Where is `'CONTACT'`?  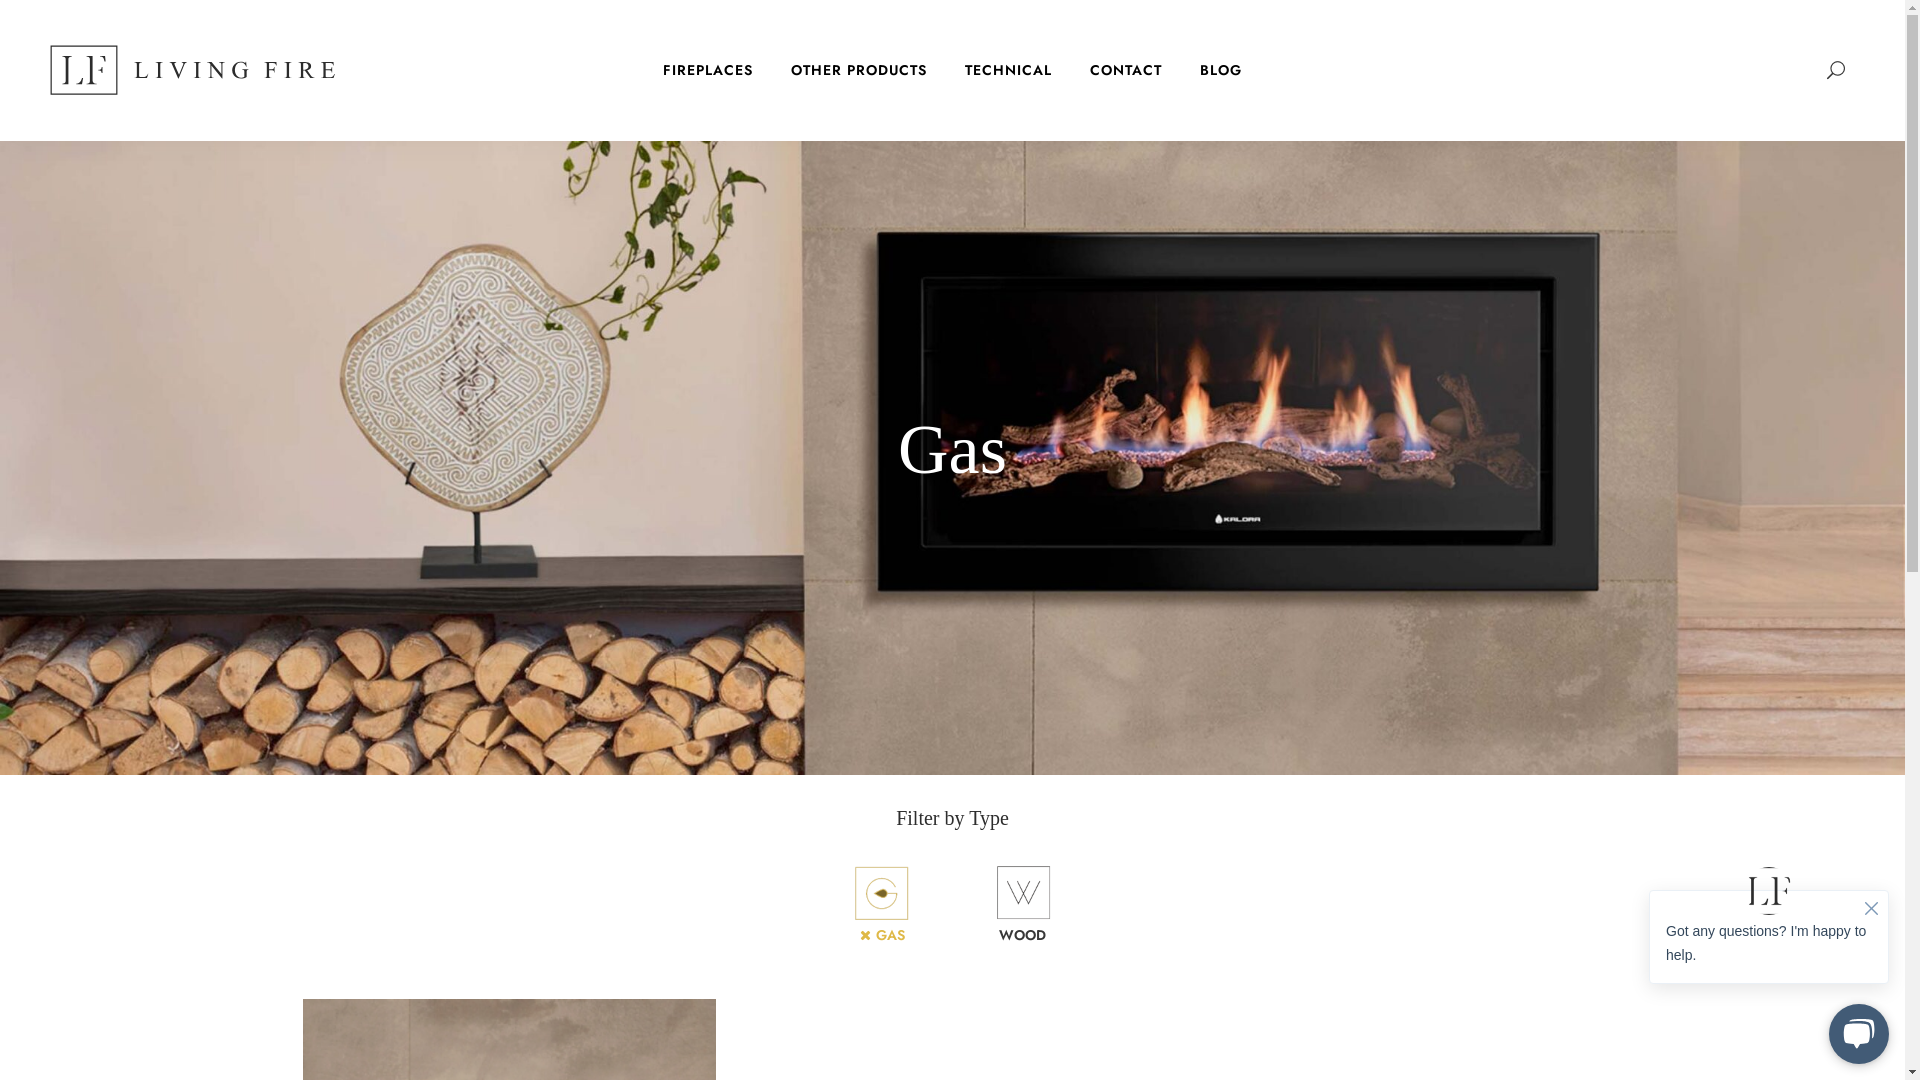
'CONTACT' is located at coordinates (1069, 68).